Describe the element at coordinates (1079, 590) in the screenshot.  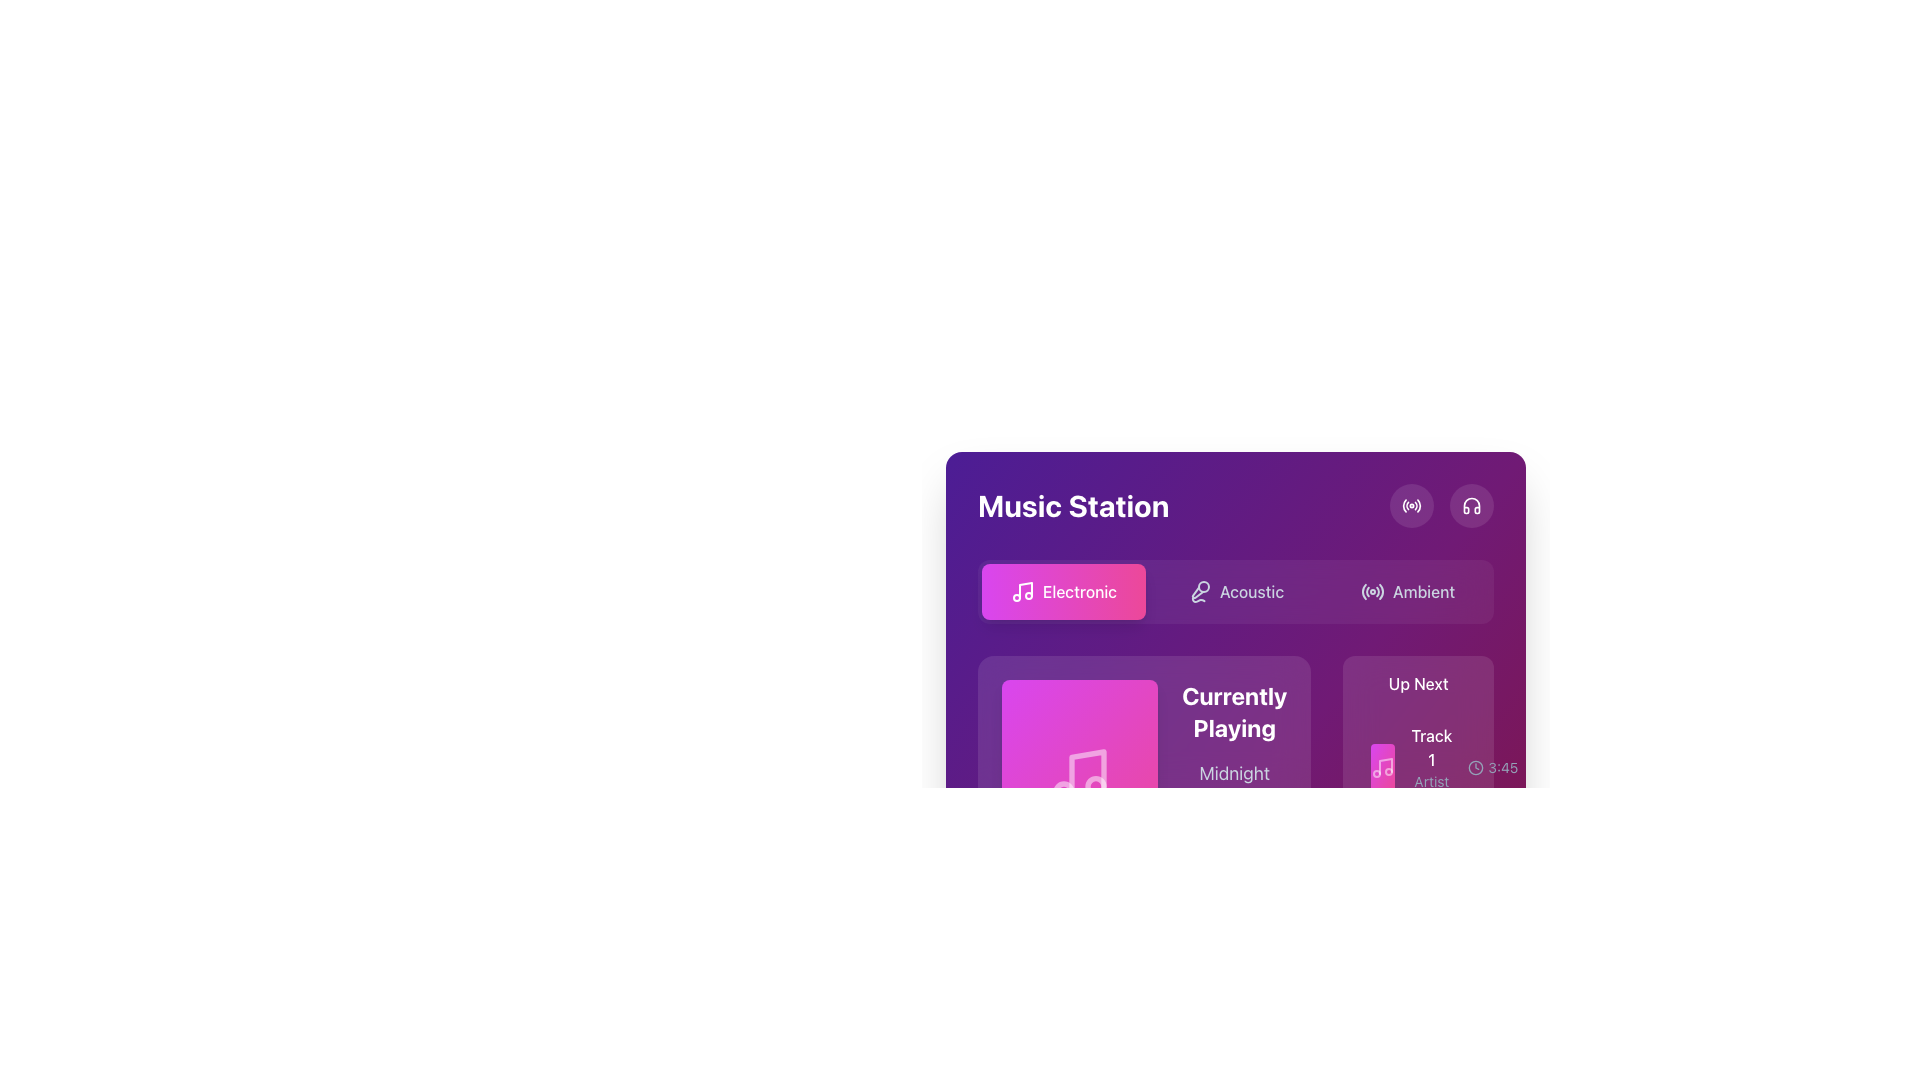
I see `label text indicating the category or section titled 'Electronic', located adjacent to 'Acoustic' and 'Ambient' options` at that location.